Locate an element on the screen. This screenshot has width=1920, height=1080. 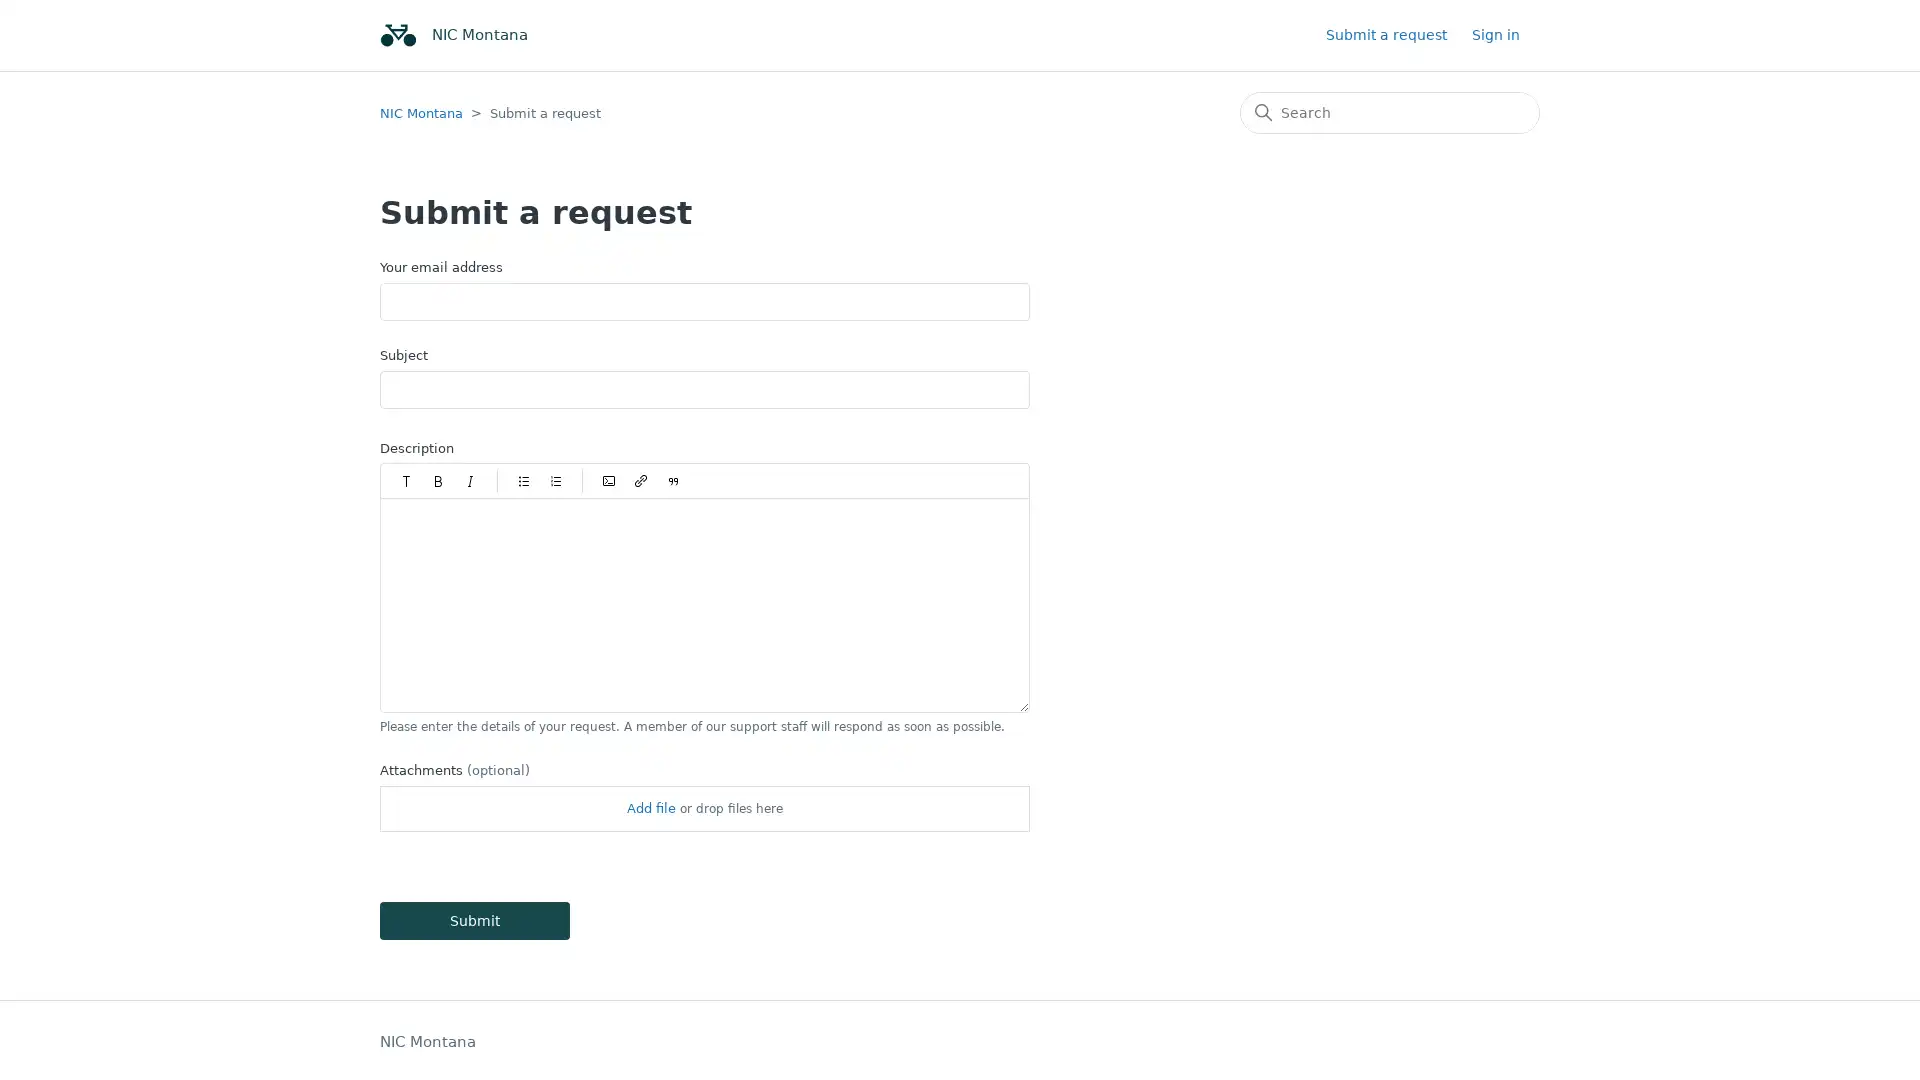
Bold is located at coordinates (437, 481).